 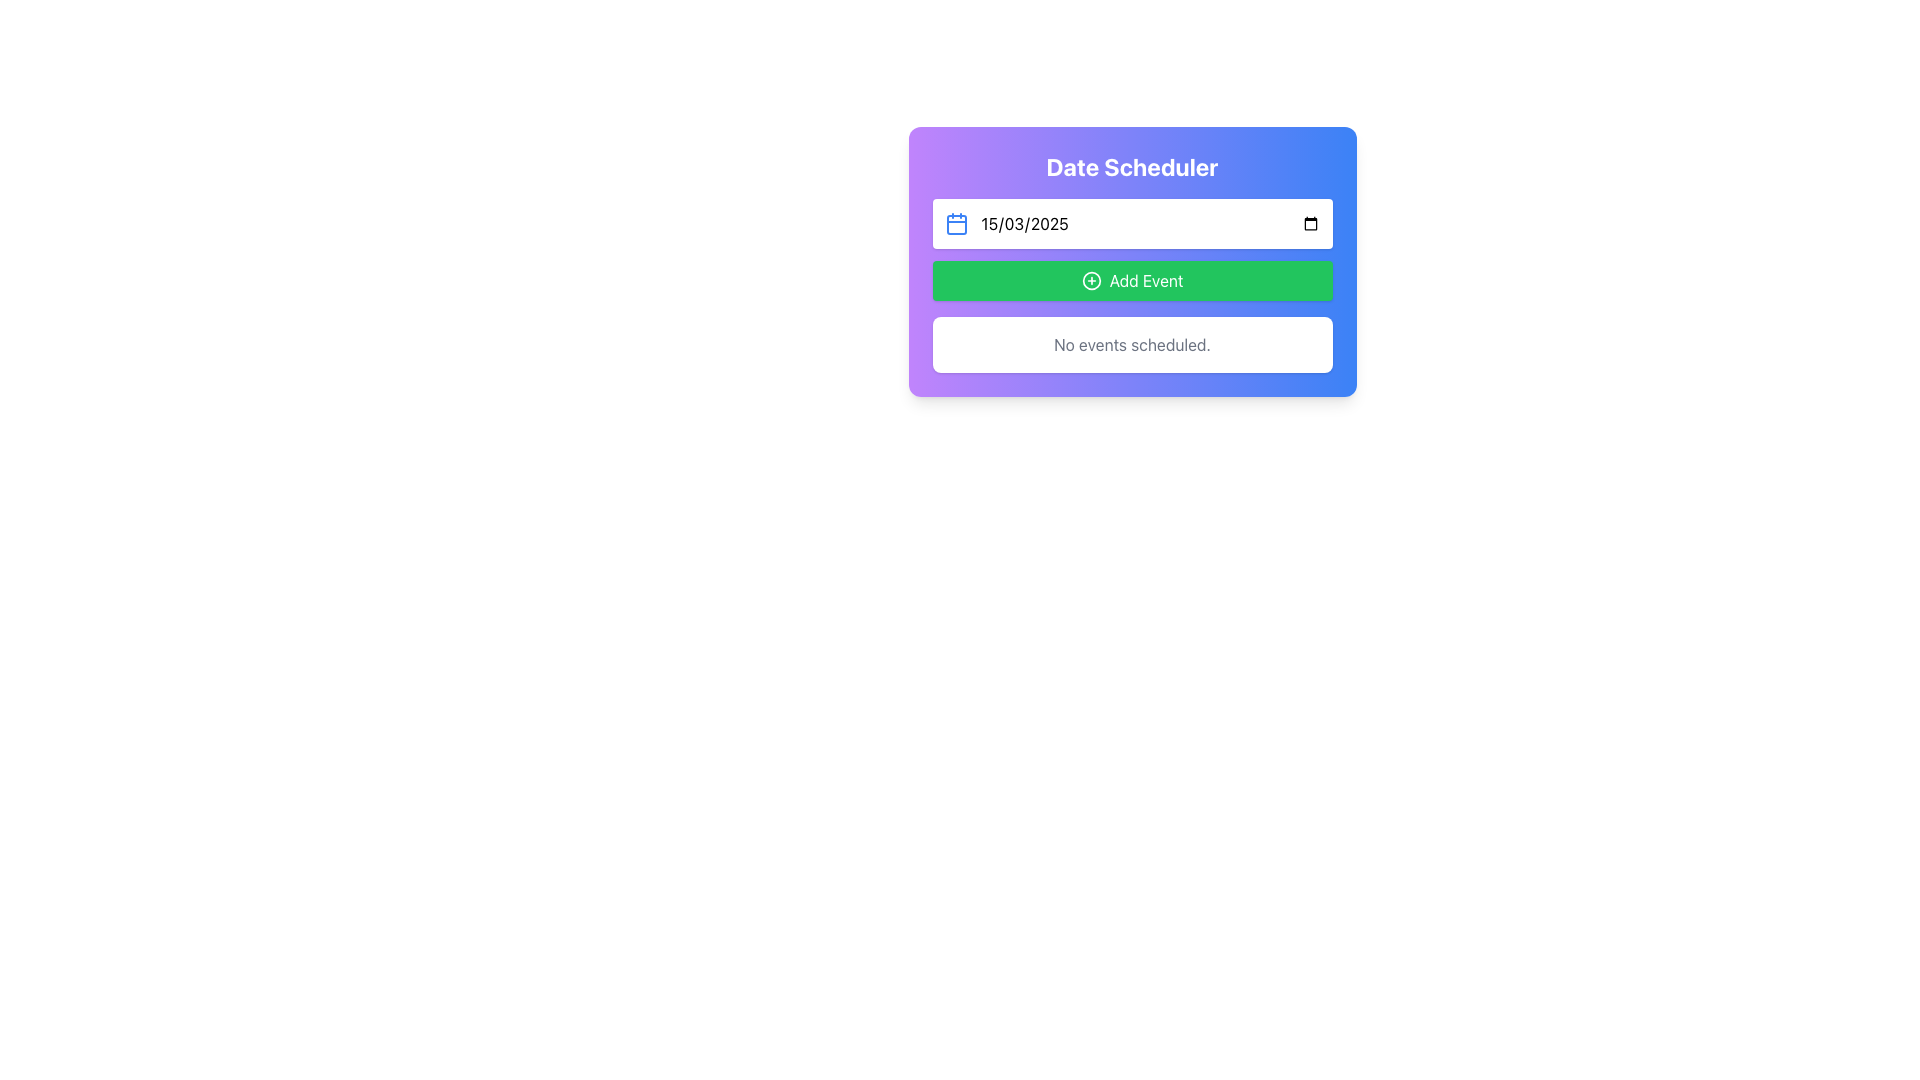 What do you see at coordinates (1132, 249) in the screenshot?
I see `the button located underneath the 'Date Scheduler' header` at bounding box center [1132, 249].